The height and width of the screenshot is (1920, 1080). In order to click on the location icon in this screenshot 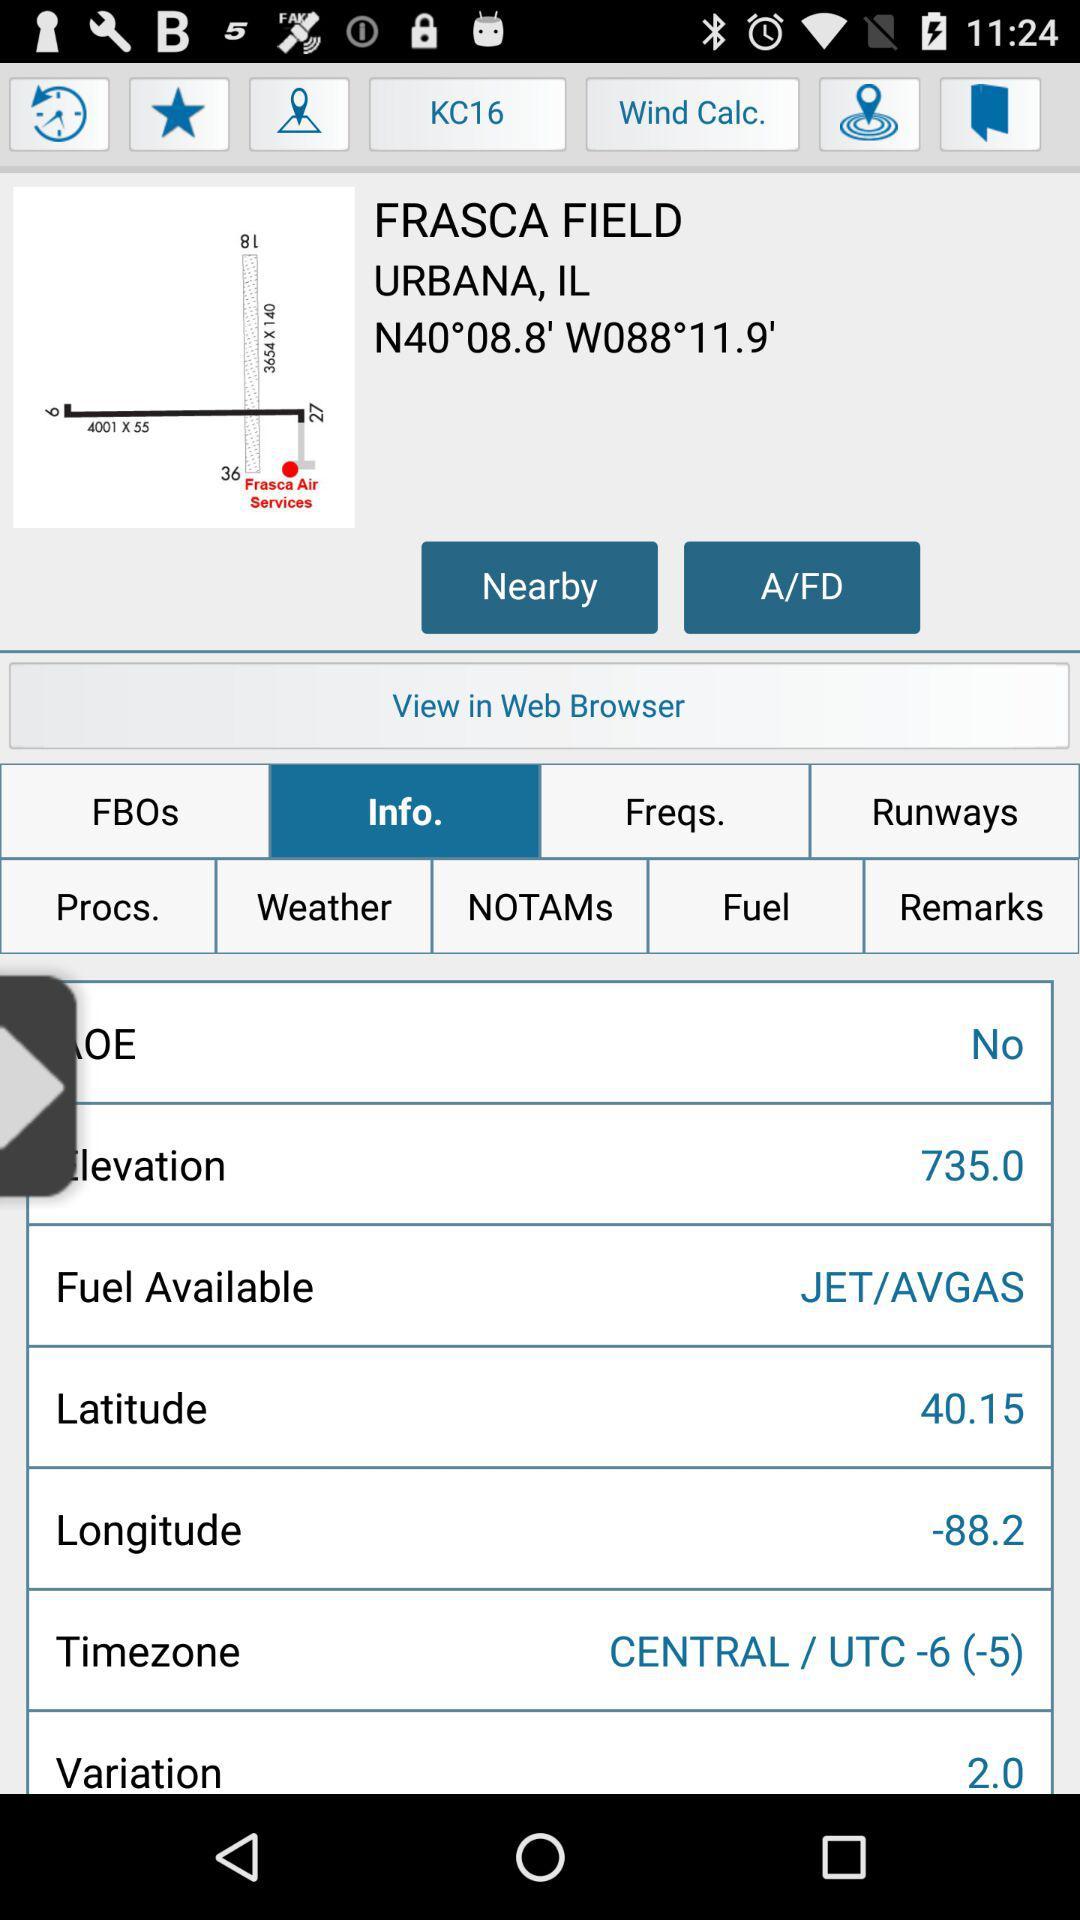, I will do `click(300, 127)`.